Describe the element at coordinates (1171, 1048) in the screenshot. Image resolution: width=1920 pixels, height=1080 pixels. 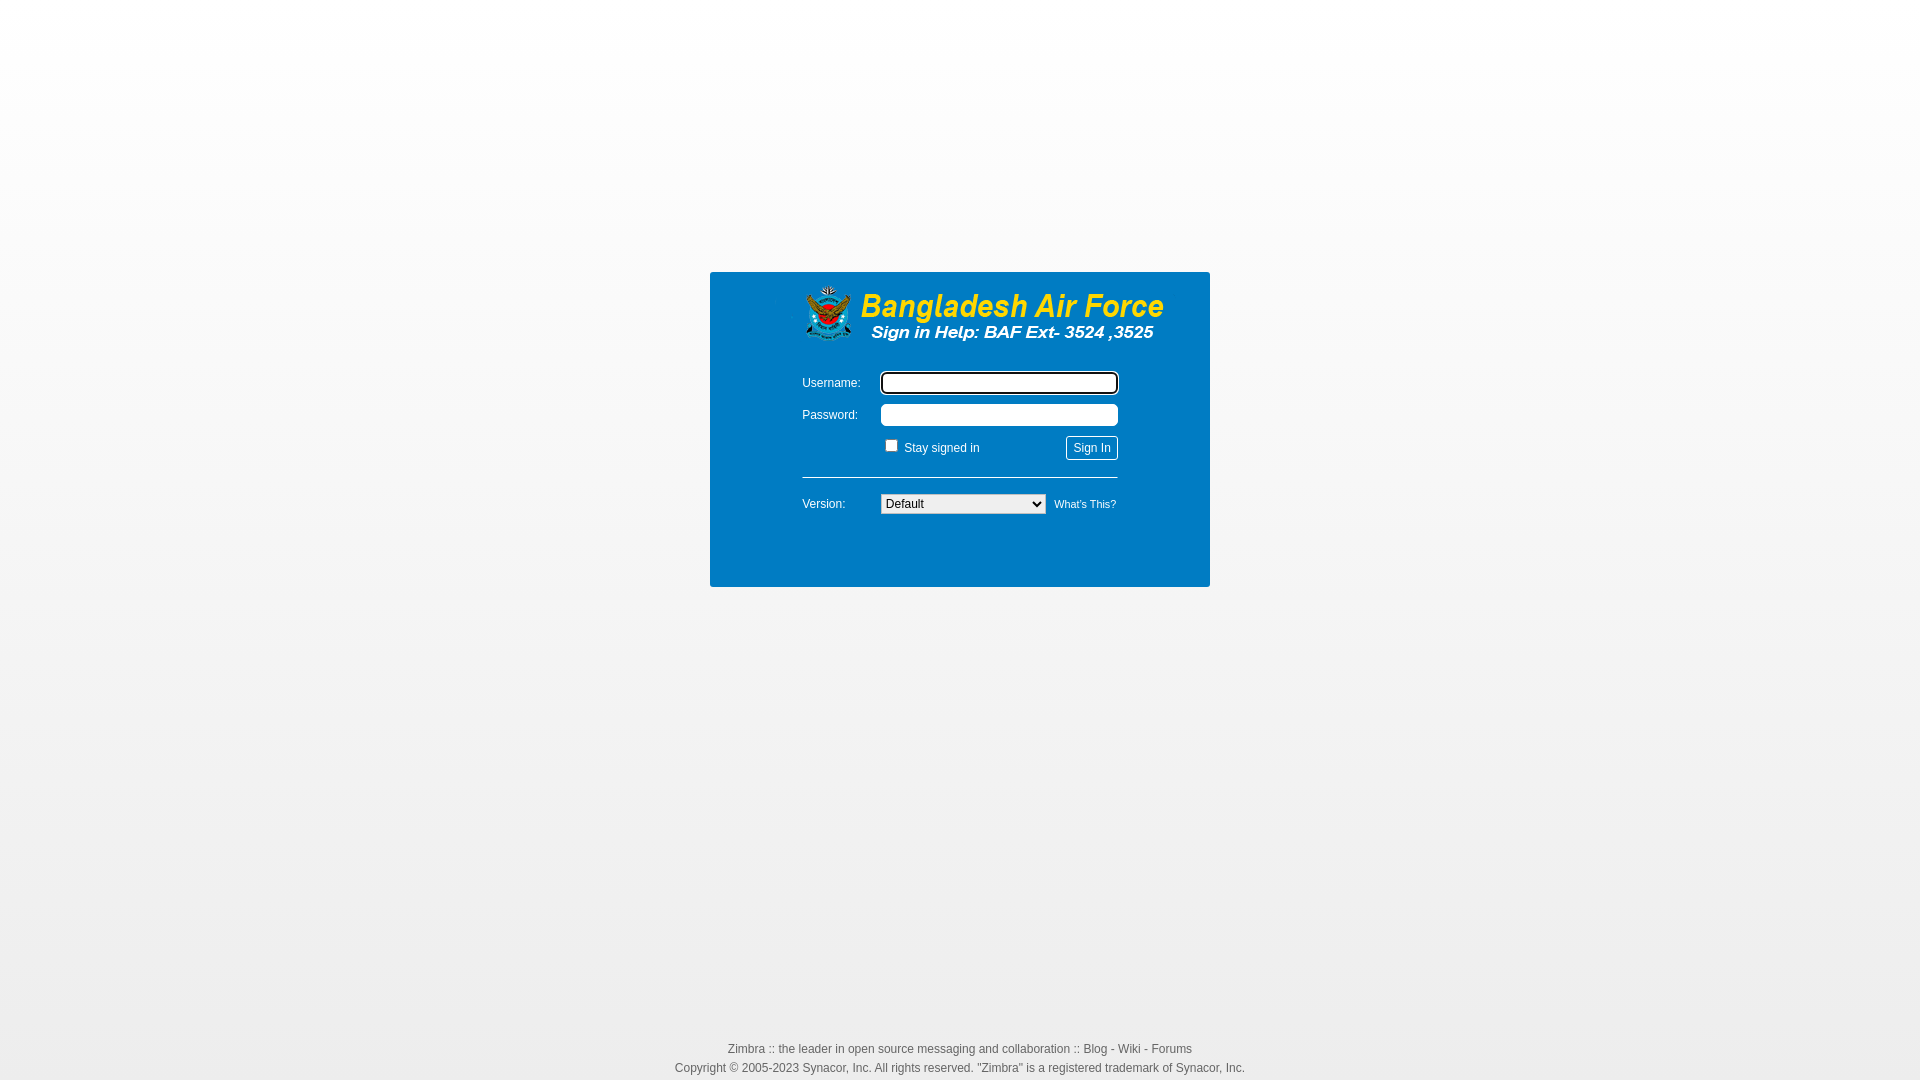
I see `'Forums'` at that location.